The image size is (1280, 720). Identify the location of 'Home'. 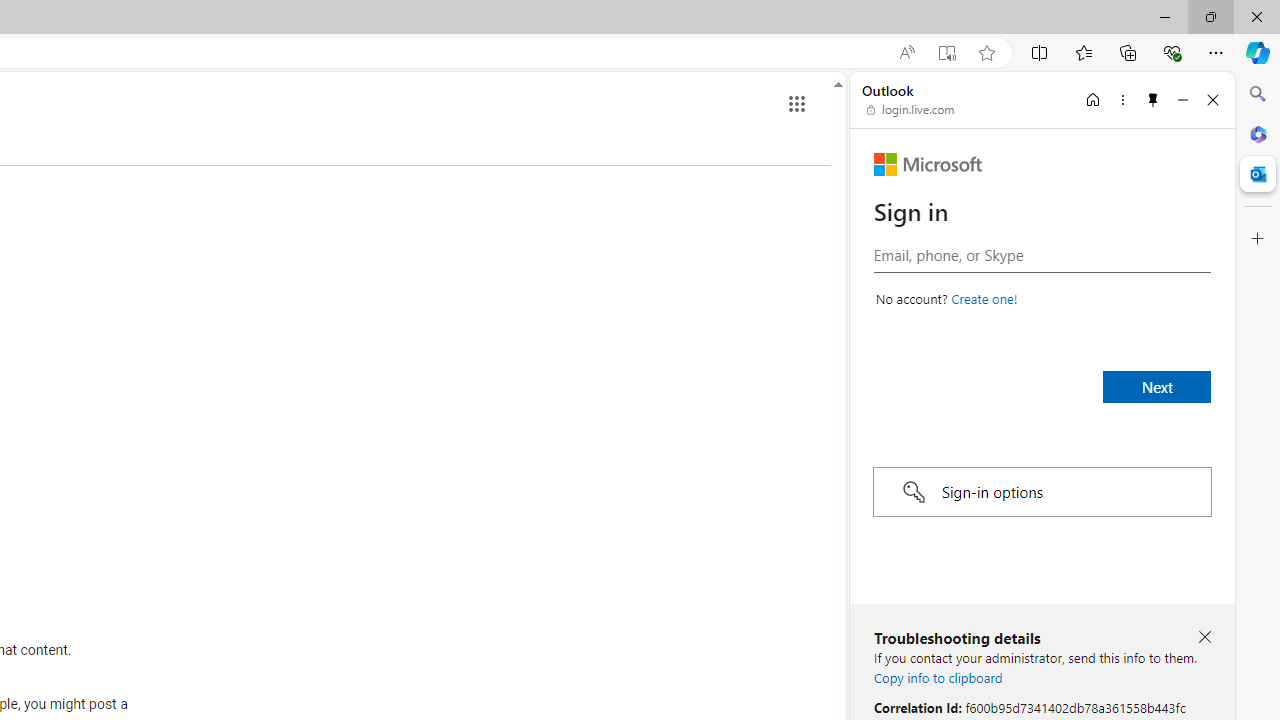
(1092, 99).